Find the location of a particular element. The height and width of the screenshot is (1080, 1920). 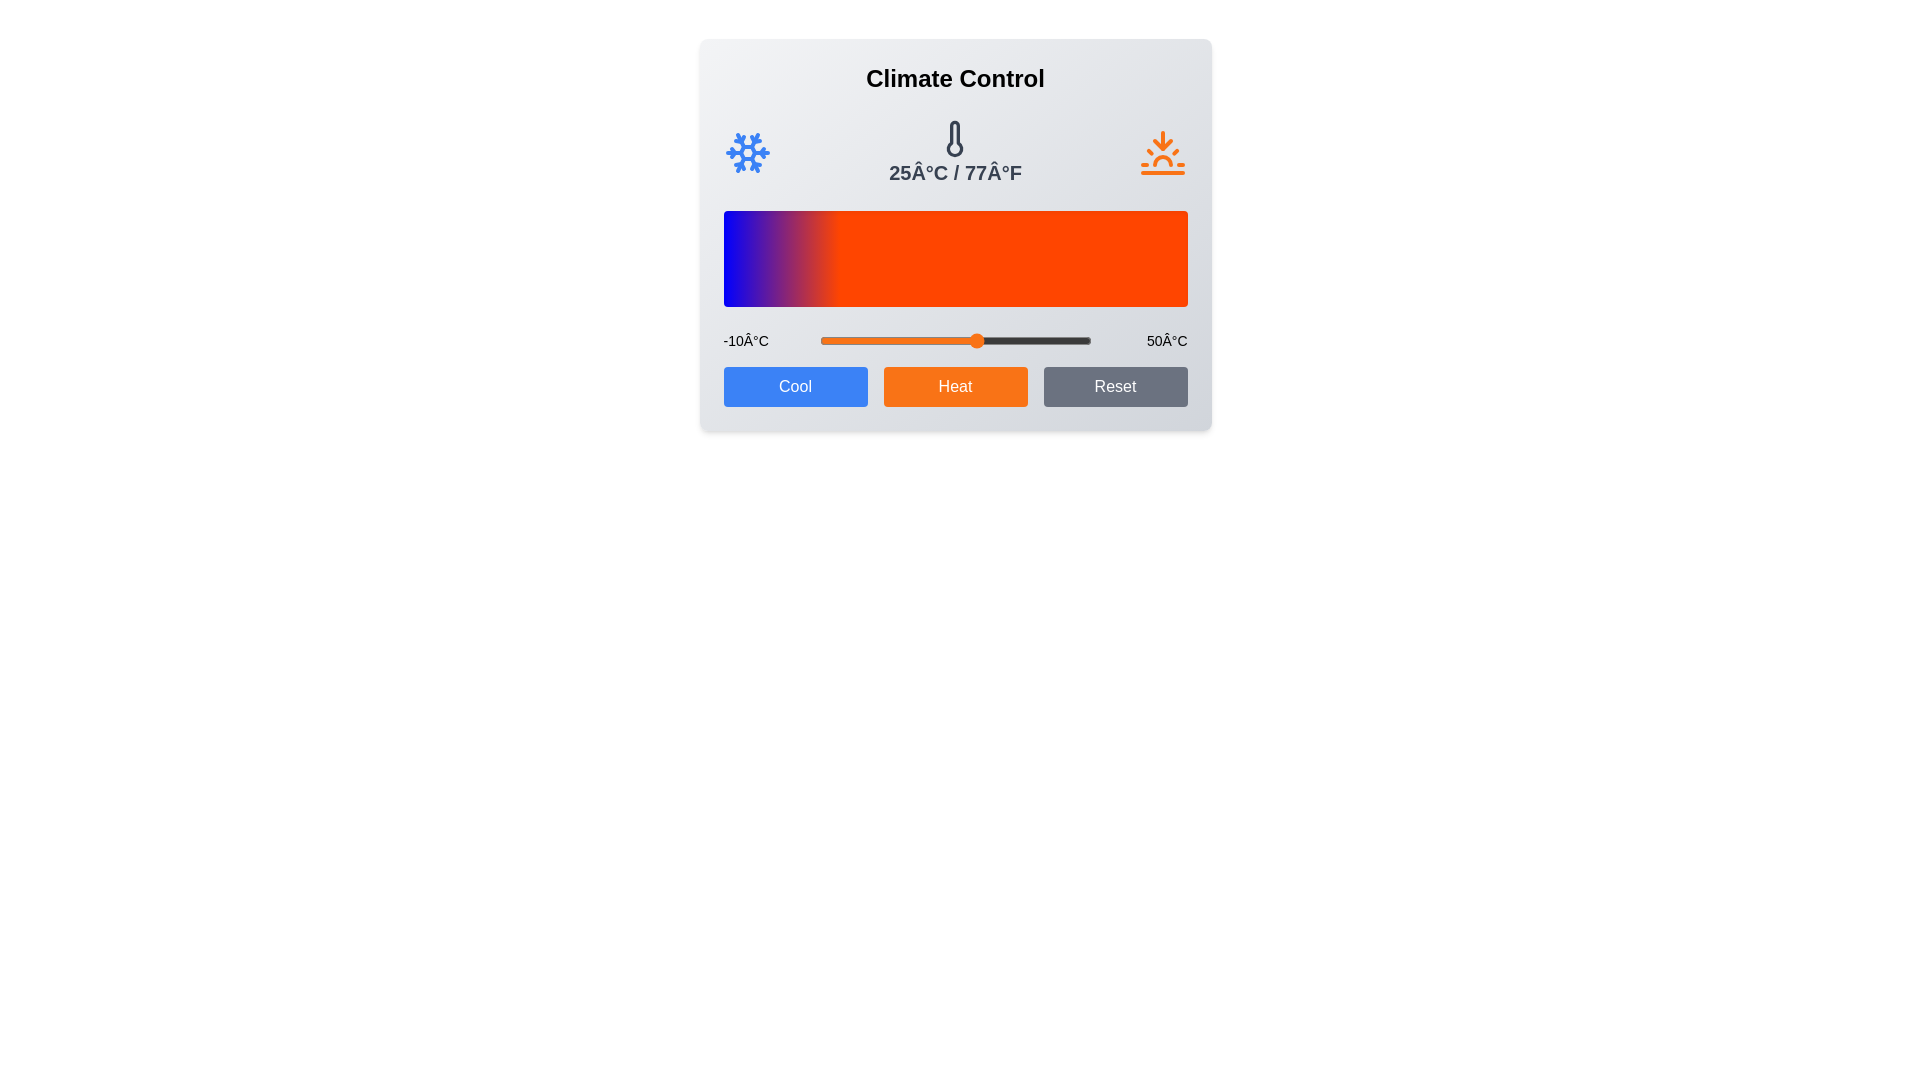

the temperature slider to 33 degrees Celsius is located at coordinates (1014, 339).